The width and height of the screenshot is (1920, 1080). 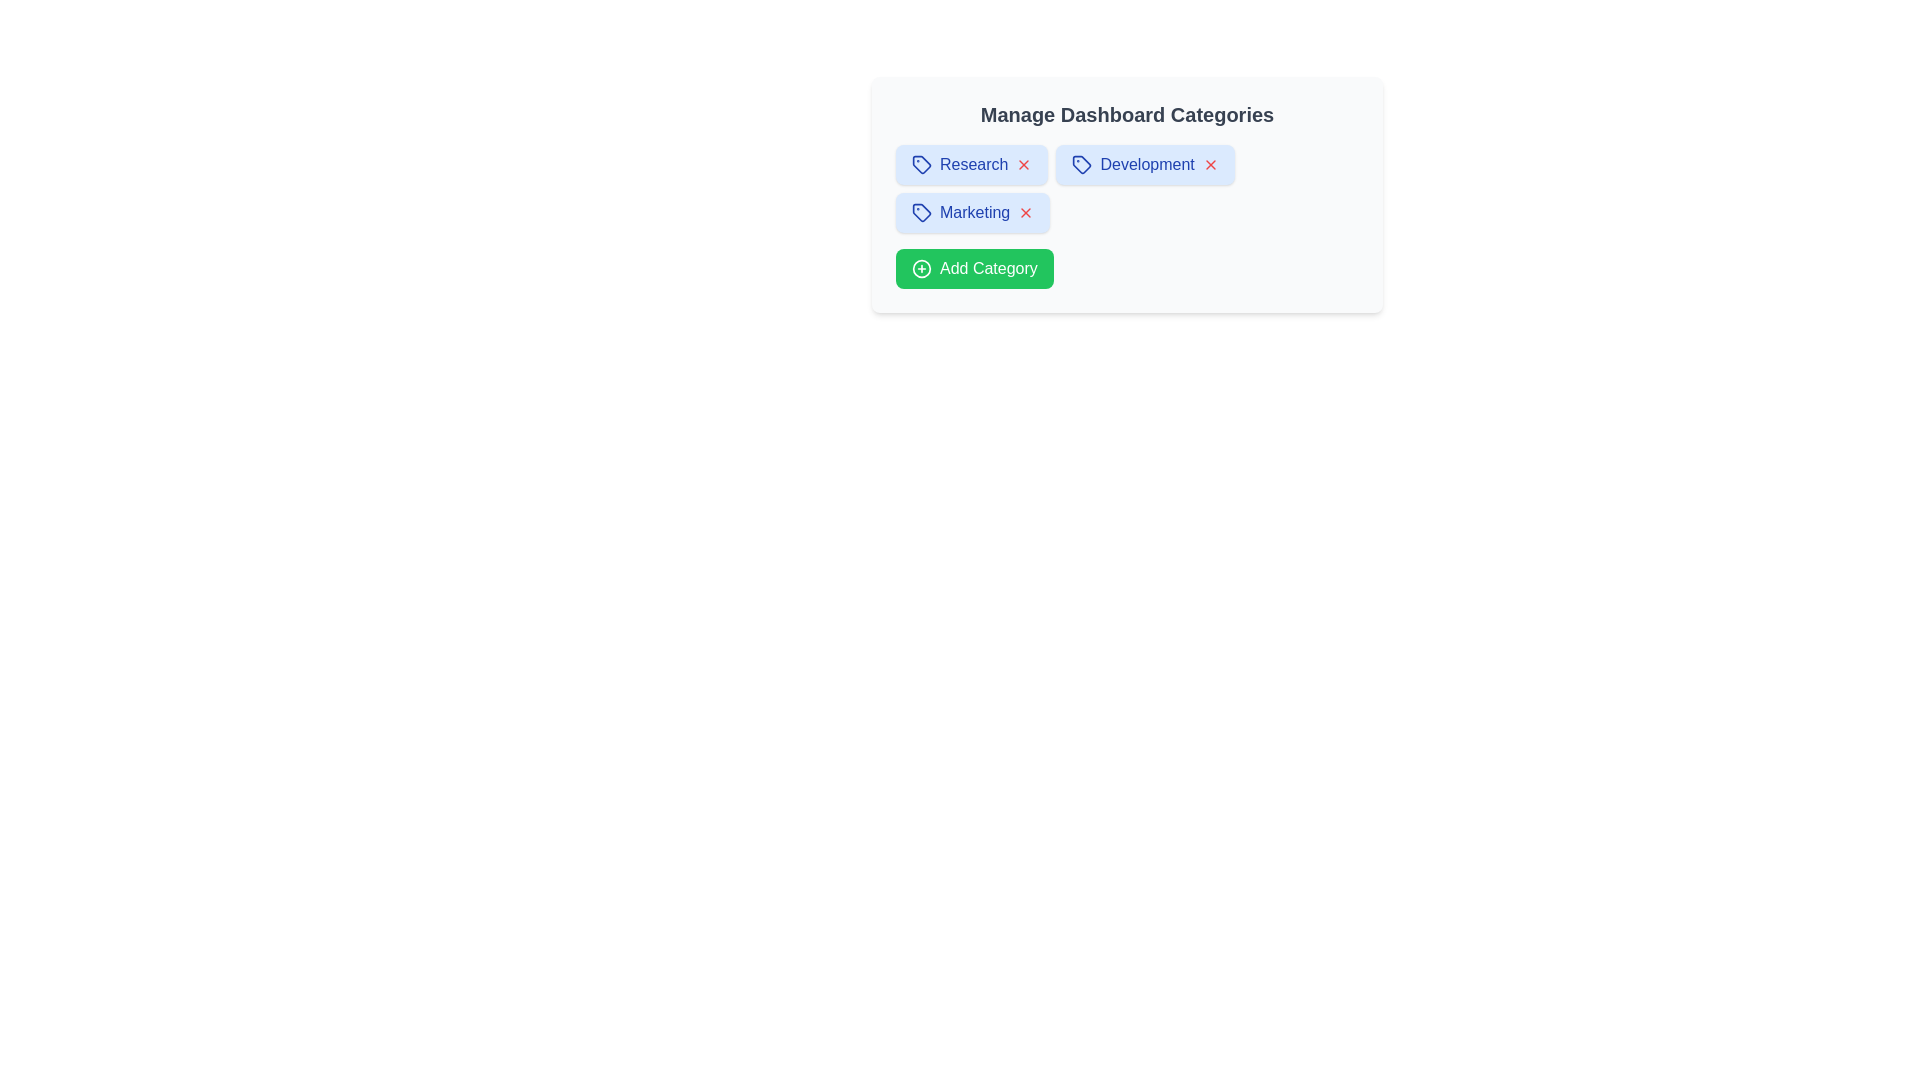 What do you see at coordinates (1145, 164) in the screenshot?
I see `the category chip labeled Development` at bounding box center [1145, 164].